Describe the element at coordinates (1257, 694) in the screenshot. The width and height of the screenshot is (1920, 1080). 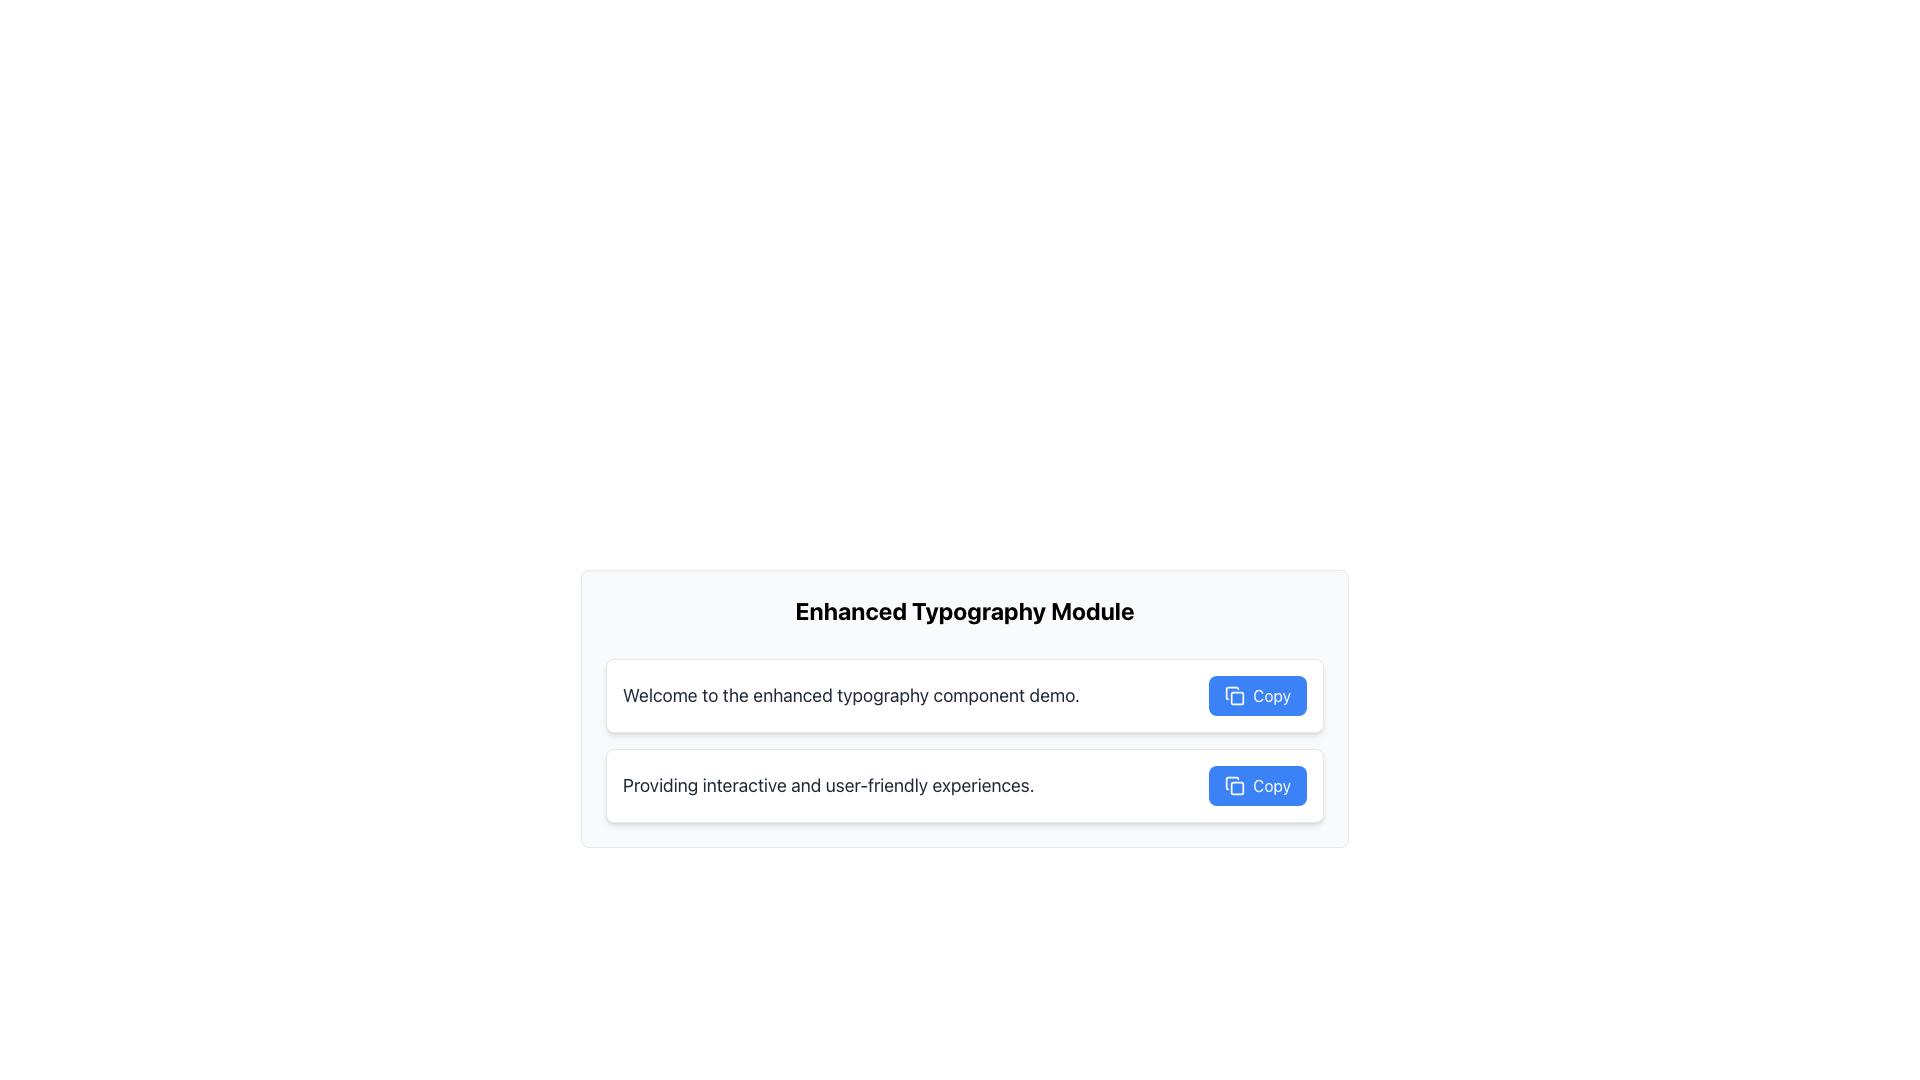
I see `the 'Copy' button, which is a rectangular button with rounded corners, a blue background, and white text` at that location.